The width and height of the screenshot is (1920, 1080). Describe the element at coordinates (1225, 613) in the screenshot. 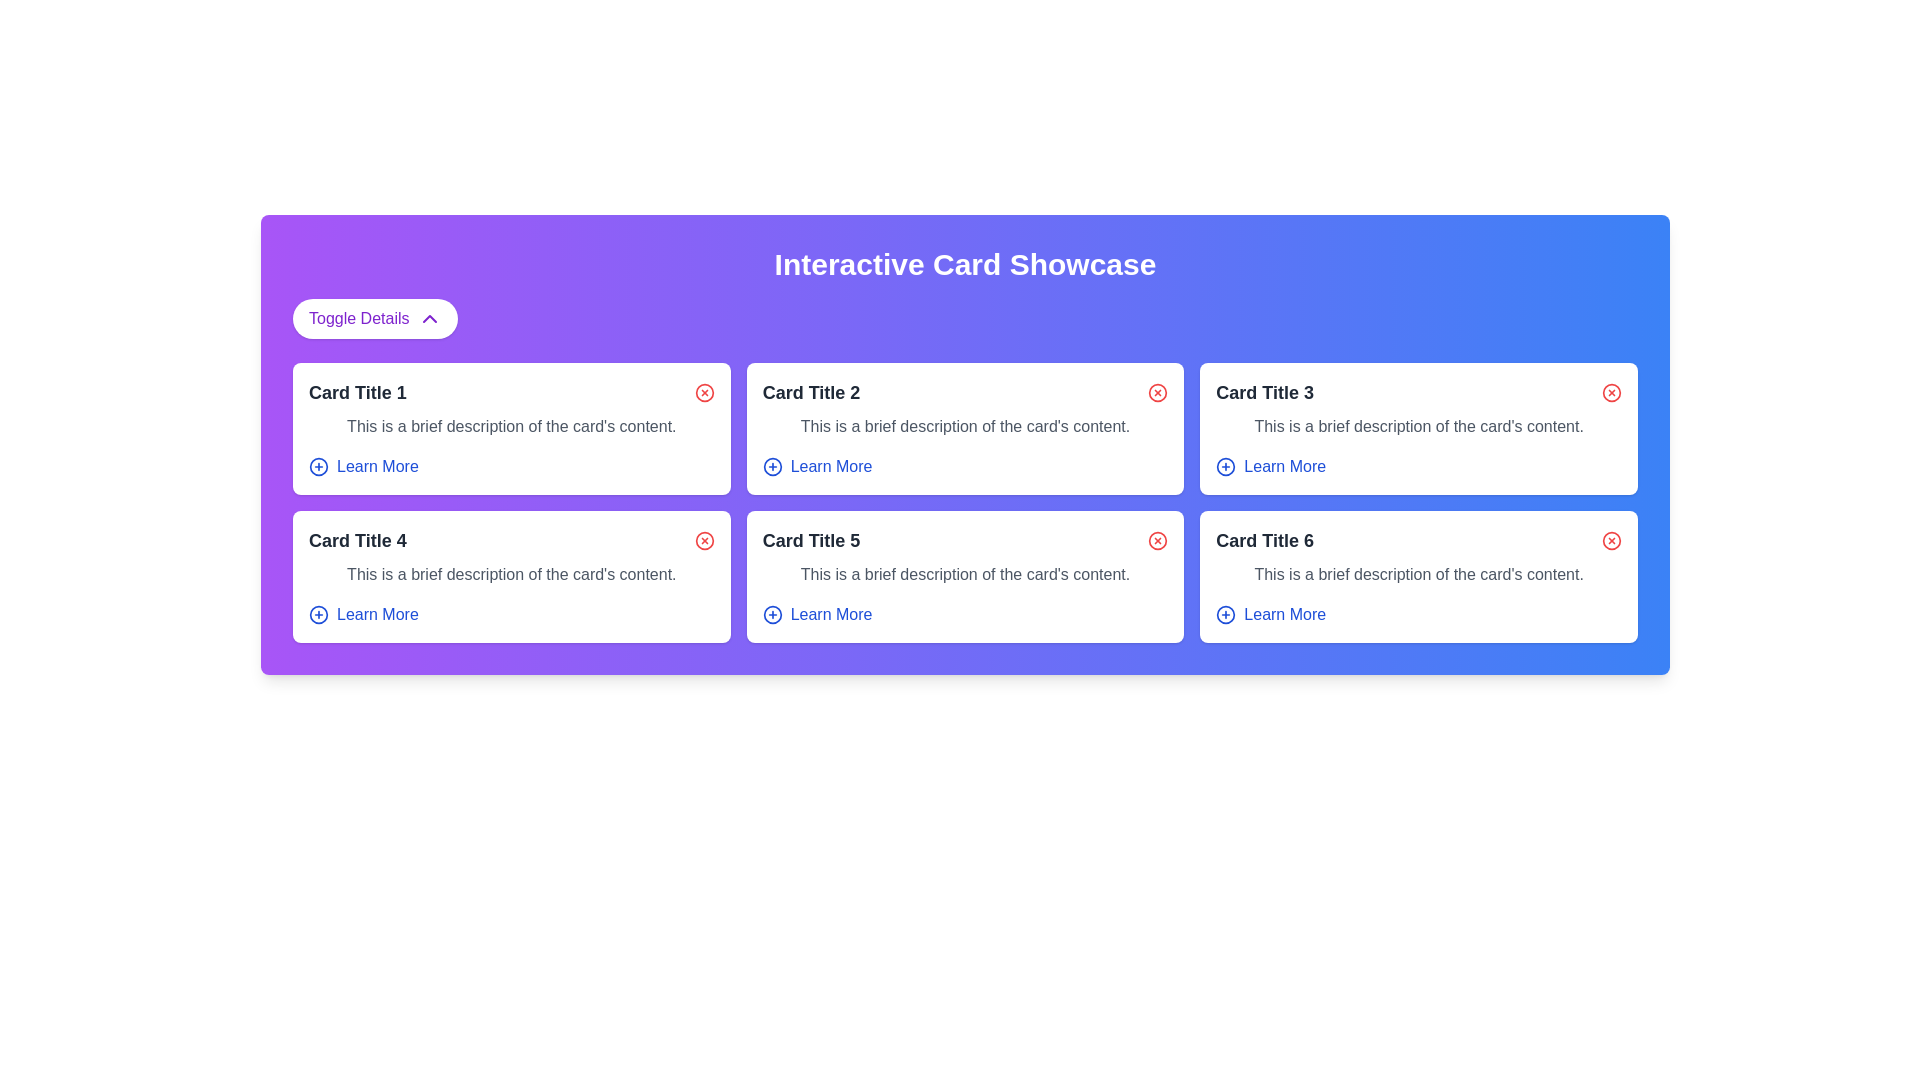

I see `the blue circle icon with a white plus sign, located in the 'Learn More' section of 'Card Title 6'` at that location.